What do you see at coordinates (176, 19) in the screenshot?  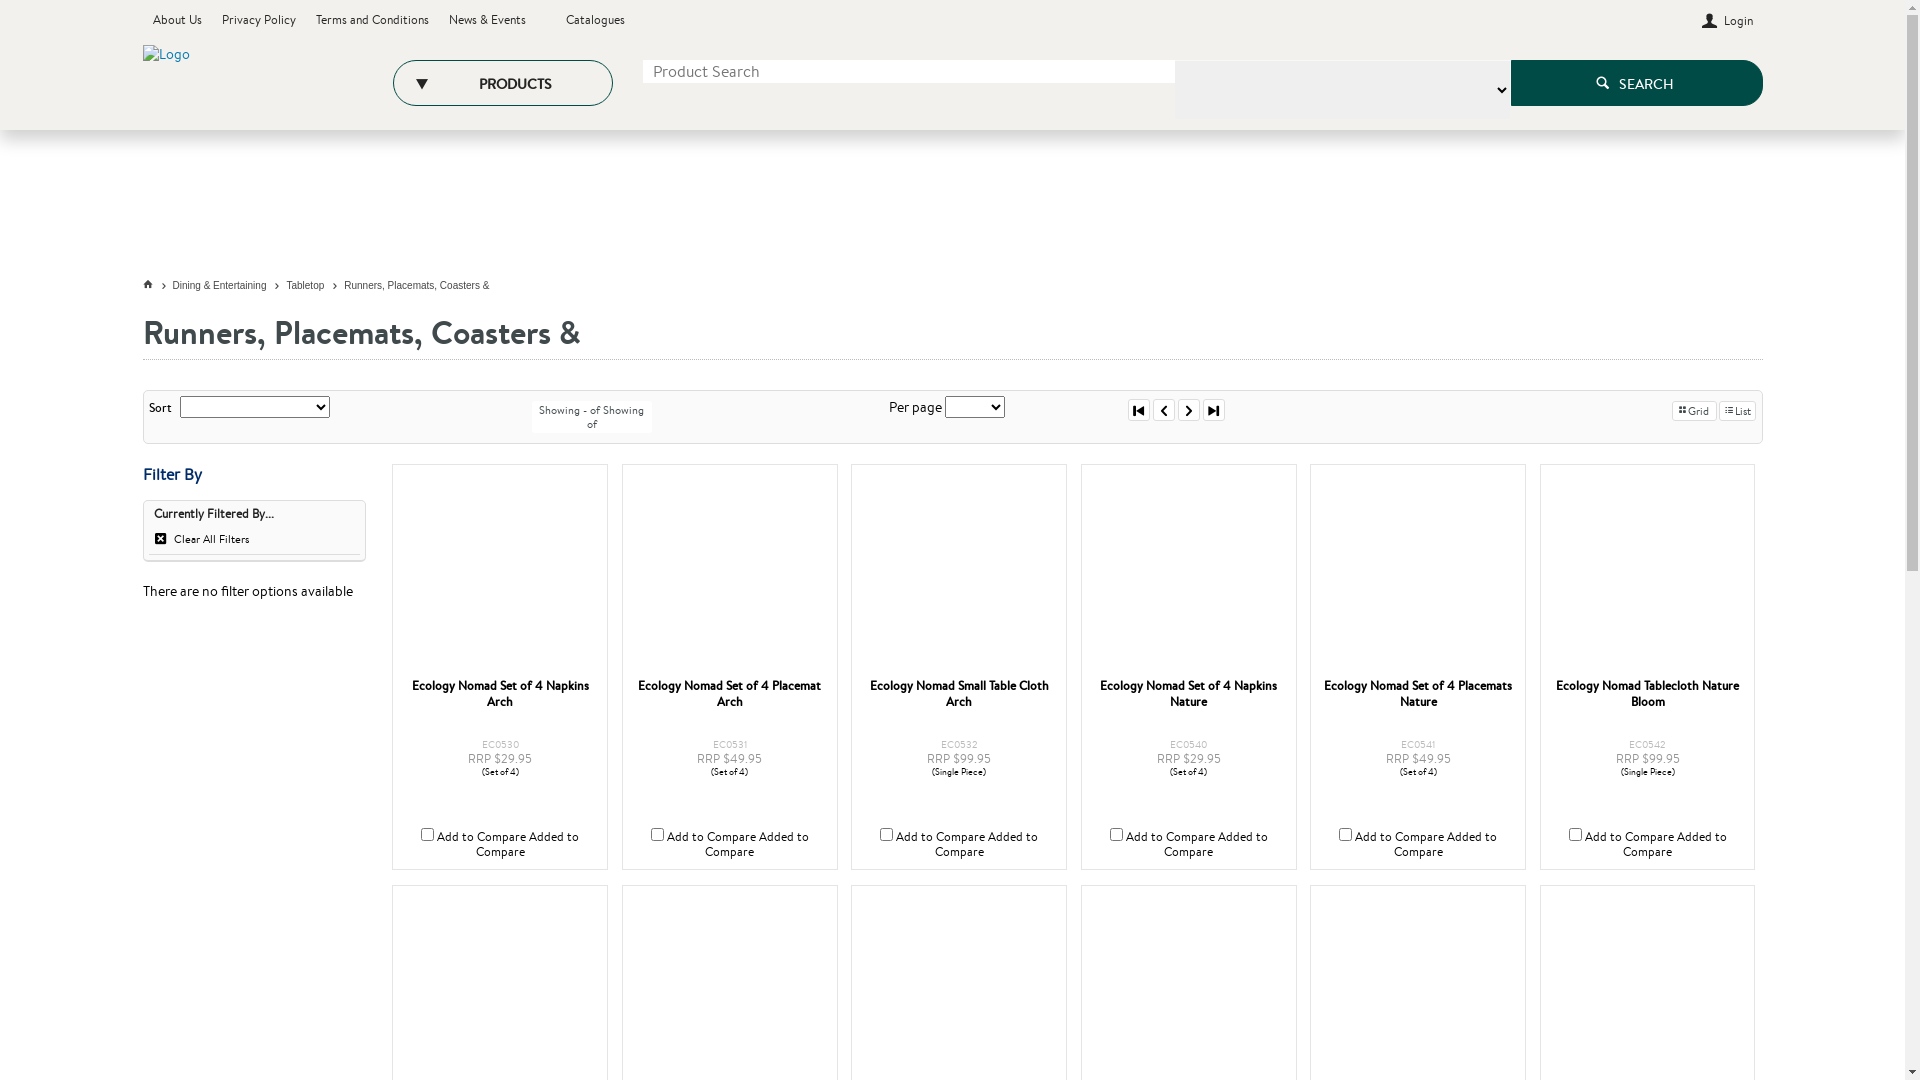 I see `'About Us'` at bounding box center [176, 19].